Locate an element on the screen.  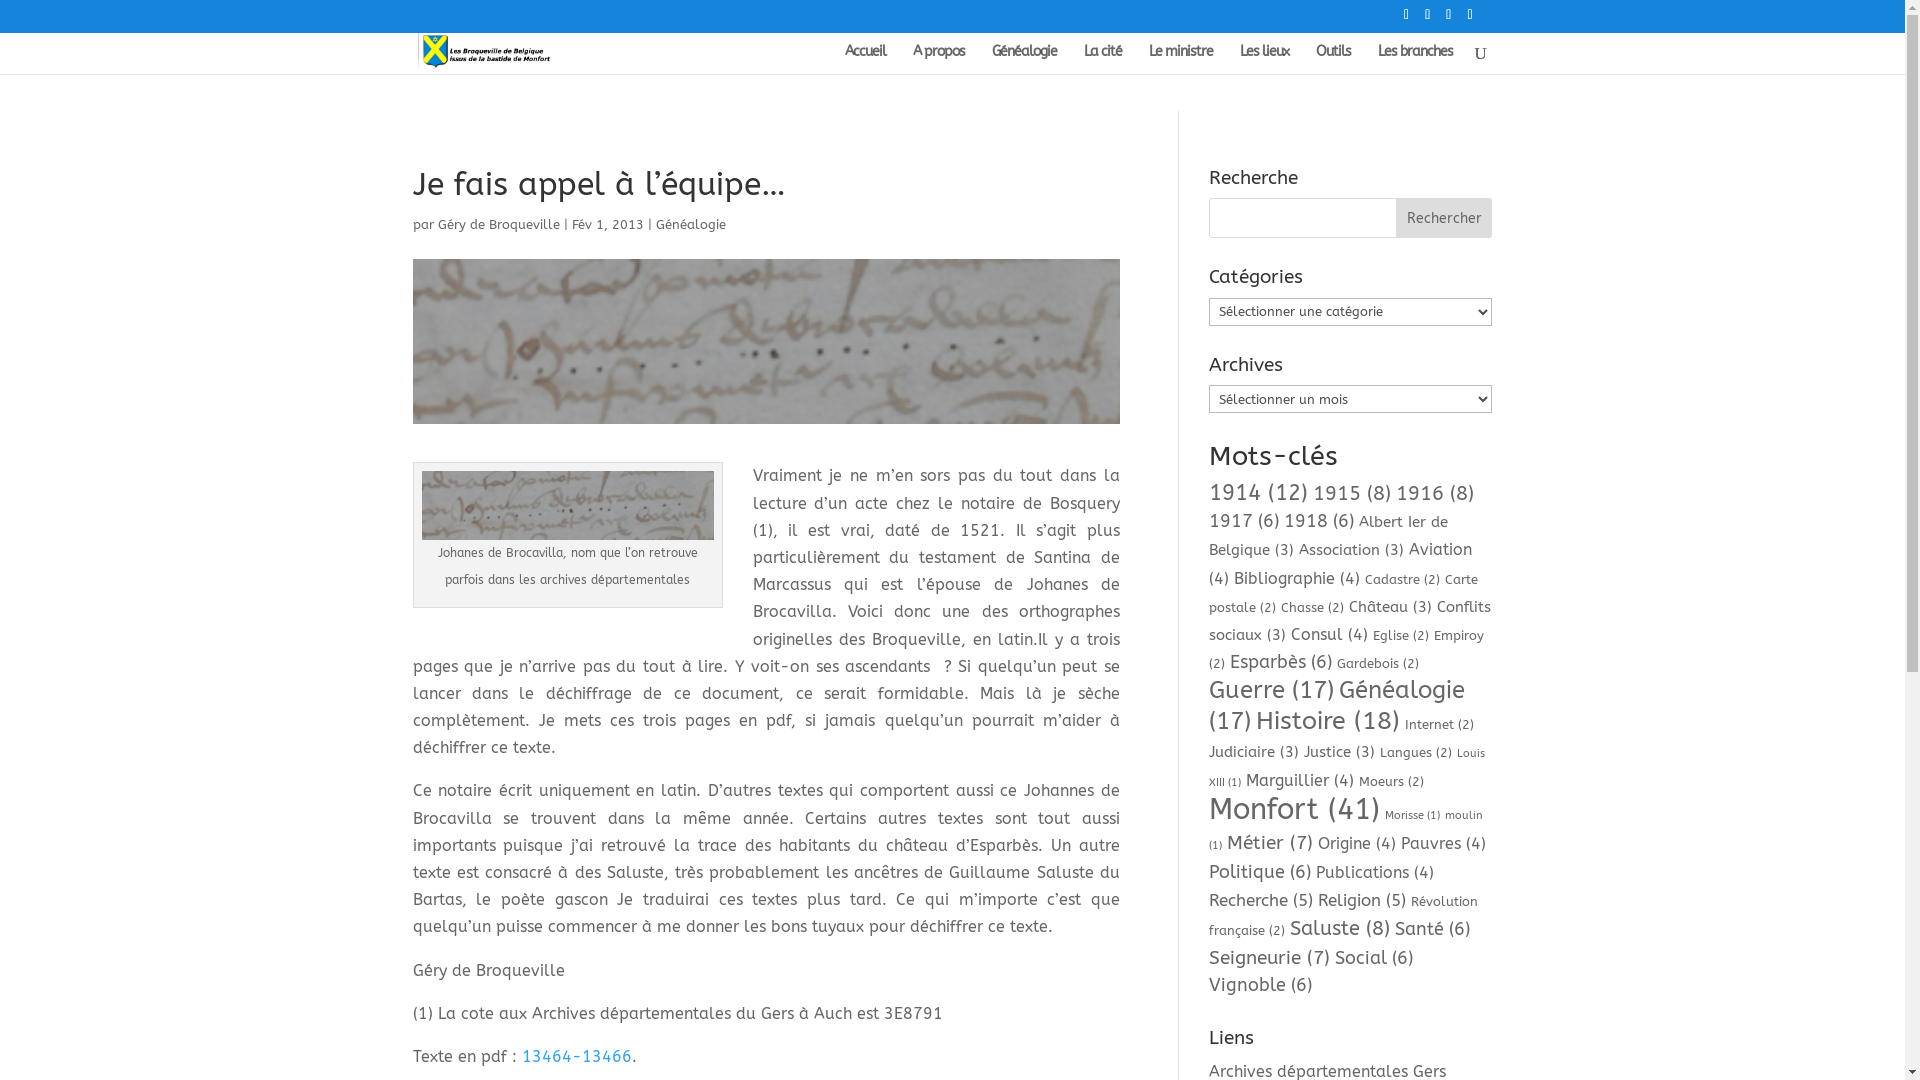
'moulin (1)' is located at coordinates (1345, 830).